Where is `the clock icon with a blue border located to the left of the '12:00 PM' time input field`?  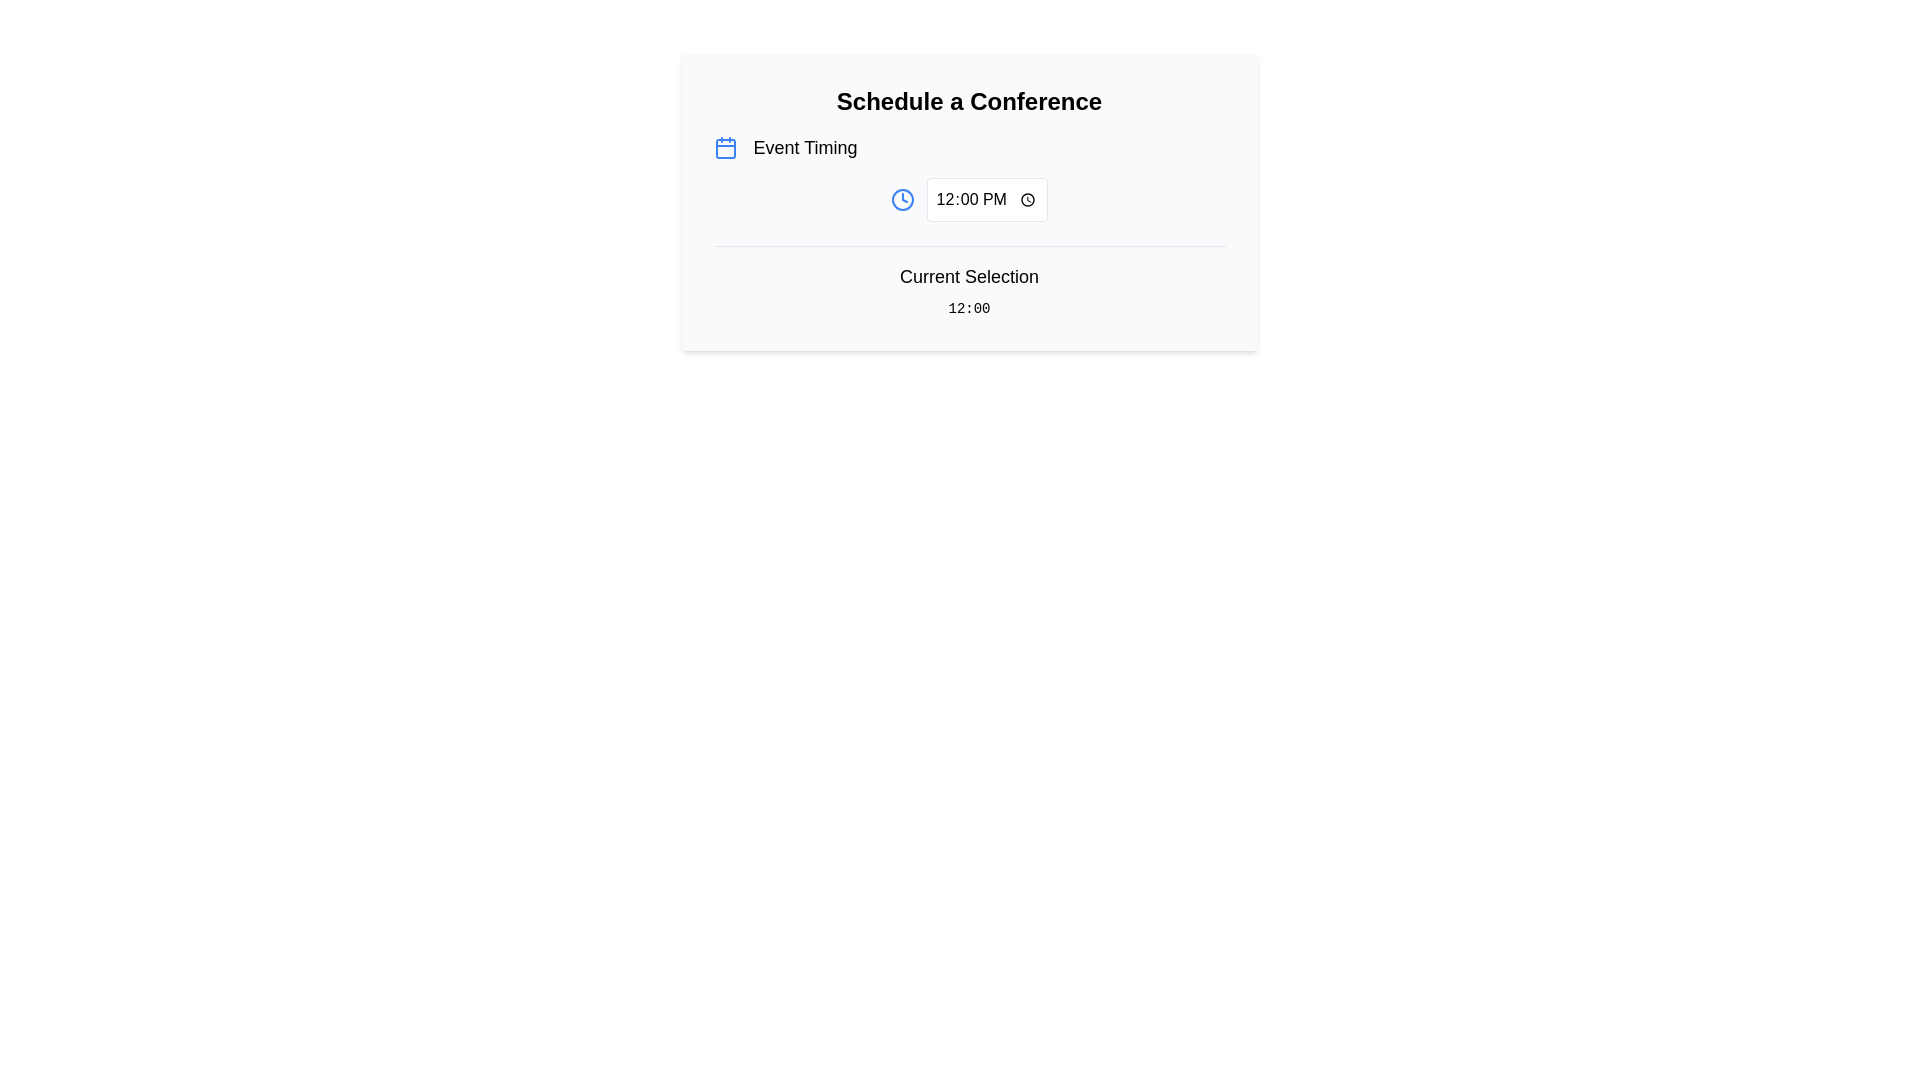
the clock icon with a blue border located to the left of the '12:00 PM' time input field is located at coordinates (901, 200).